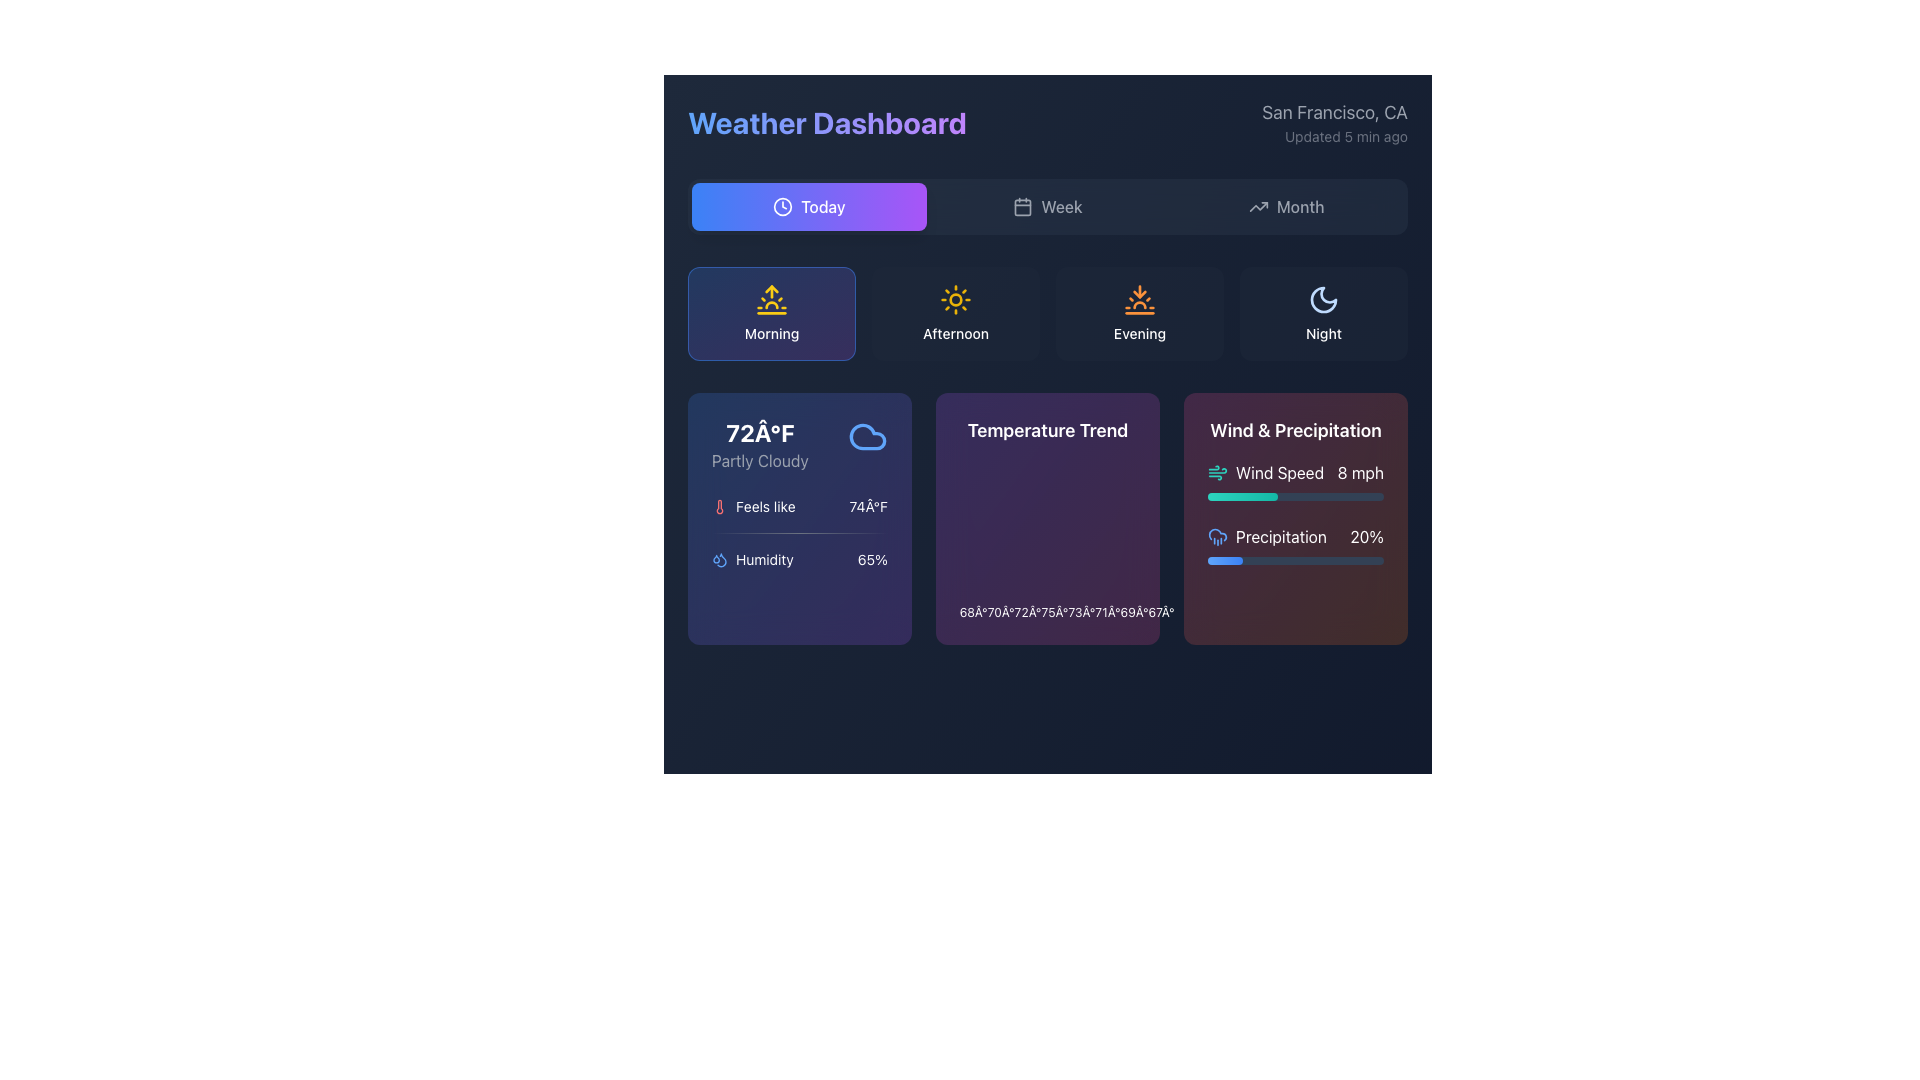  Describe the element at coordinates (1281, 535) in the screenshot. I see `the Text label indicating the data type for the associated progress bar and percentage value in the 'Wind & Precipitation' card` at that location.